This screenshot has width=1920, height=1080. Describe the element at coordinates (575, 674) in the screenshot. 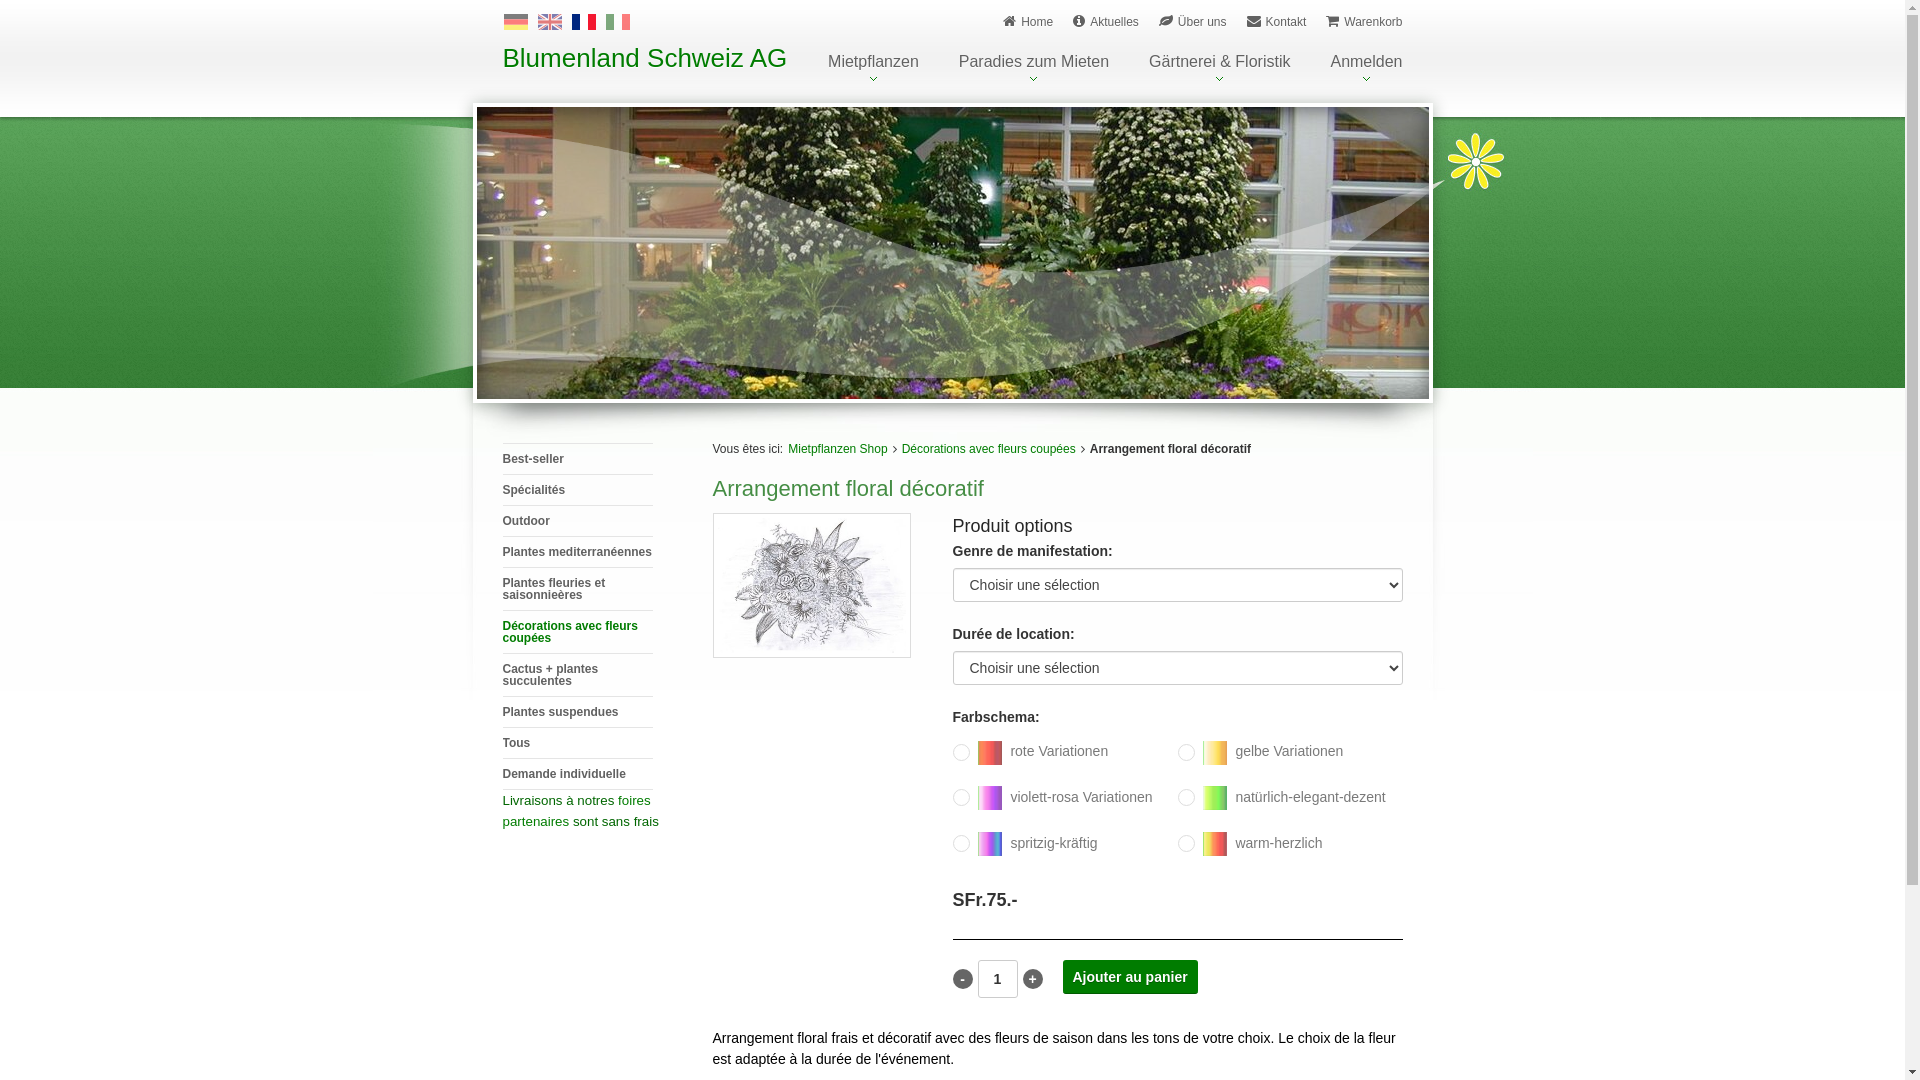

I see `'Cactus + plantes succulentes'` at that location.